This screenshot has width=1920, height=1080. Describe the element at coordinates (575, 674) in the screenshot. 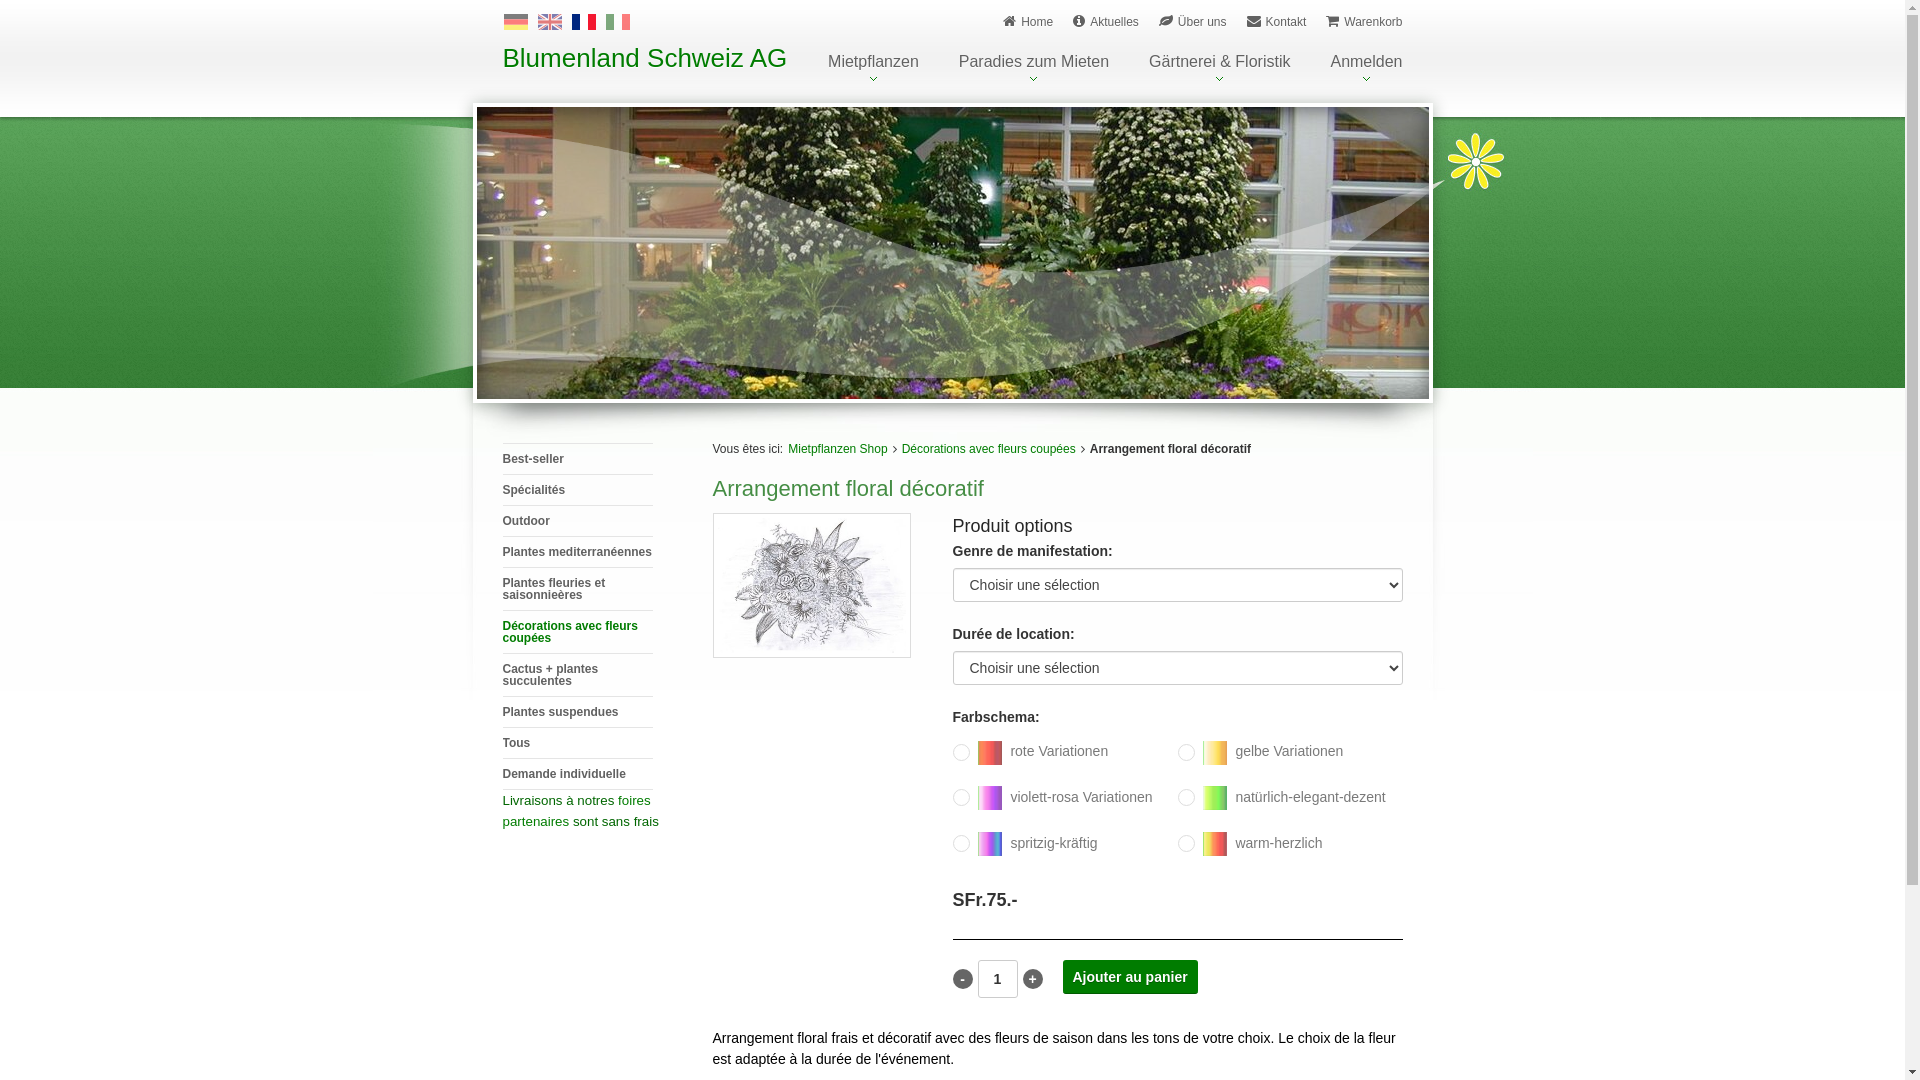

I see `'Cactus + plantes succulentes'` at that location.